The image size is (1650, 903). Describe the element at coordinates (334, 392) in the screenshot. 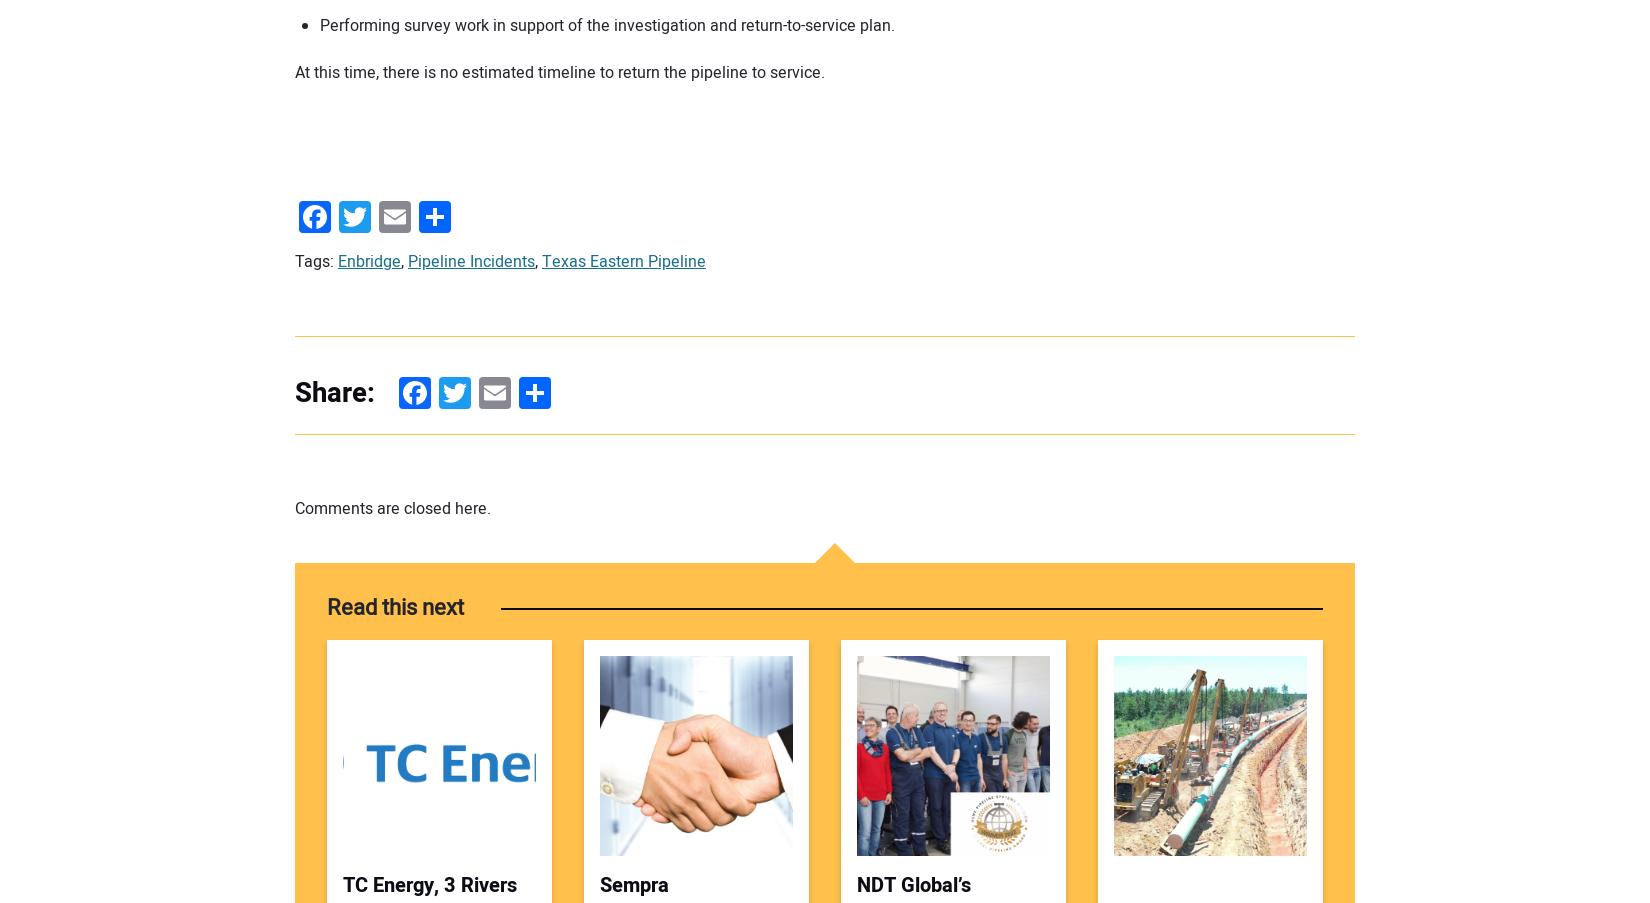

I see `'Share:'` at that location.